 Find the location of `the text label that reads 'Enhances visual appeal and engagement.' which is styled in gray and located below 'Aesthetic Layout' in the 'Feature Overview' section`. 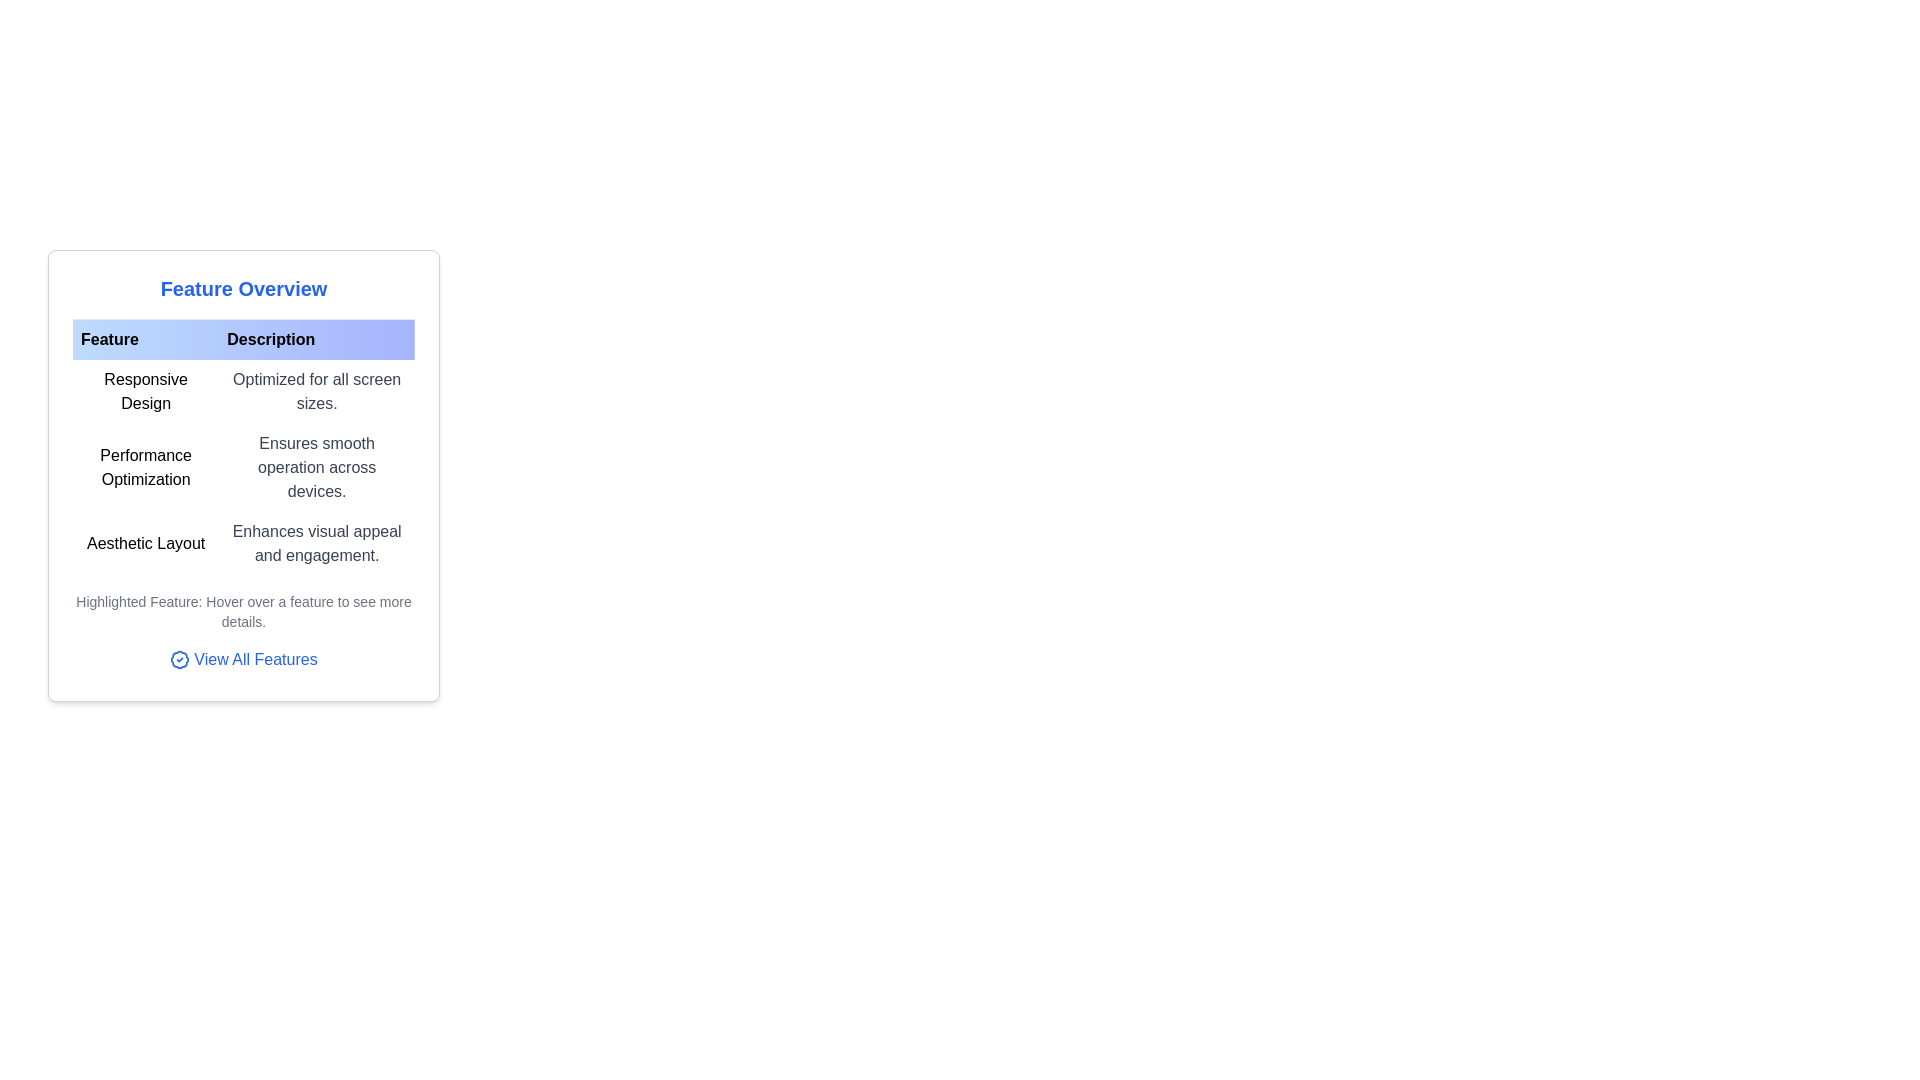

the text label that reads 'Enhances visual appeal and engagement.' which is styled in gray and located below 'Aesthetic Layout' in the 'Feature Overview' section is located at coordinates (316, 543).